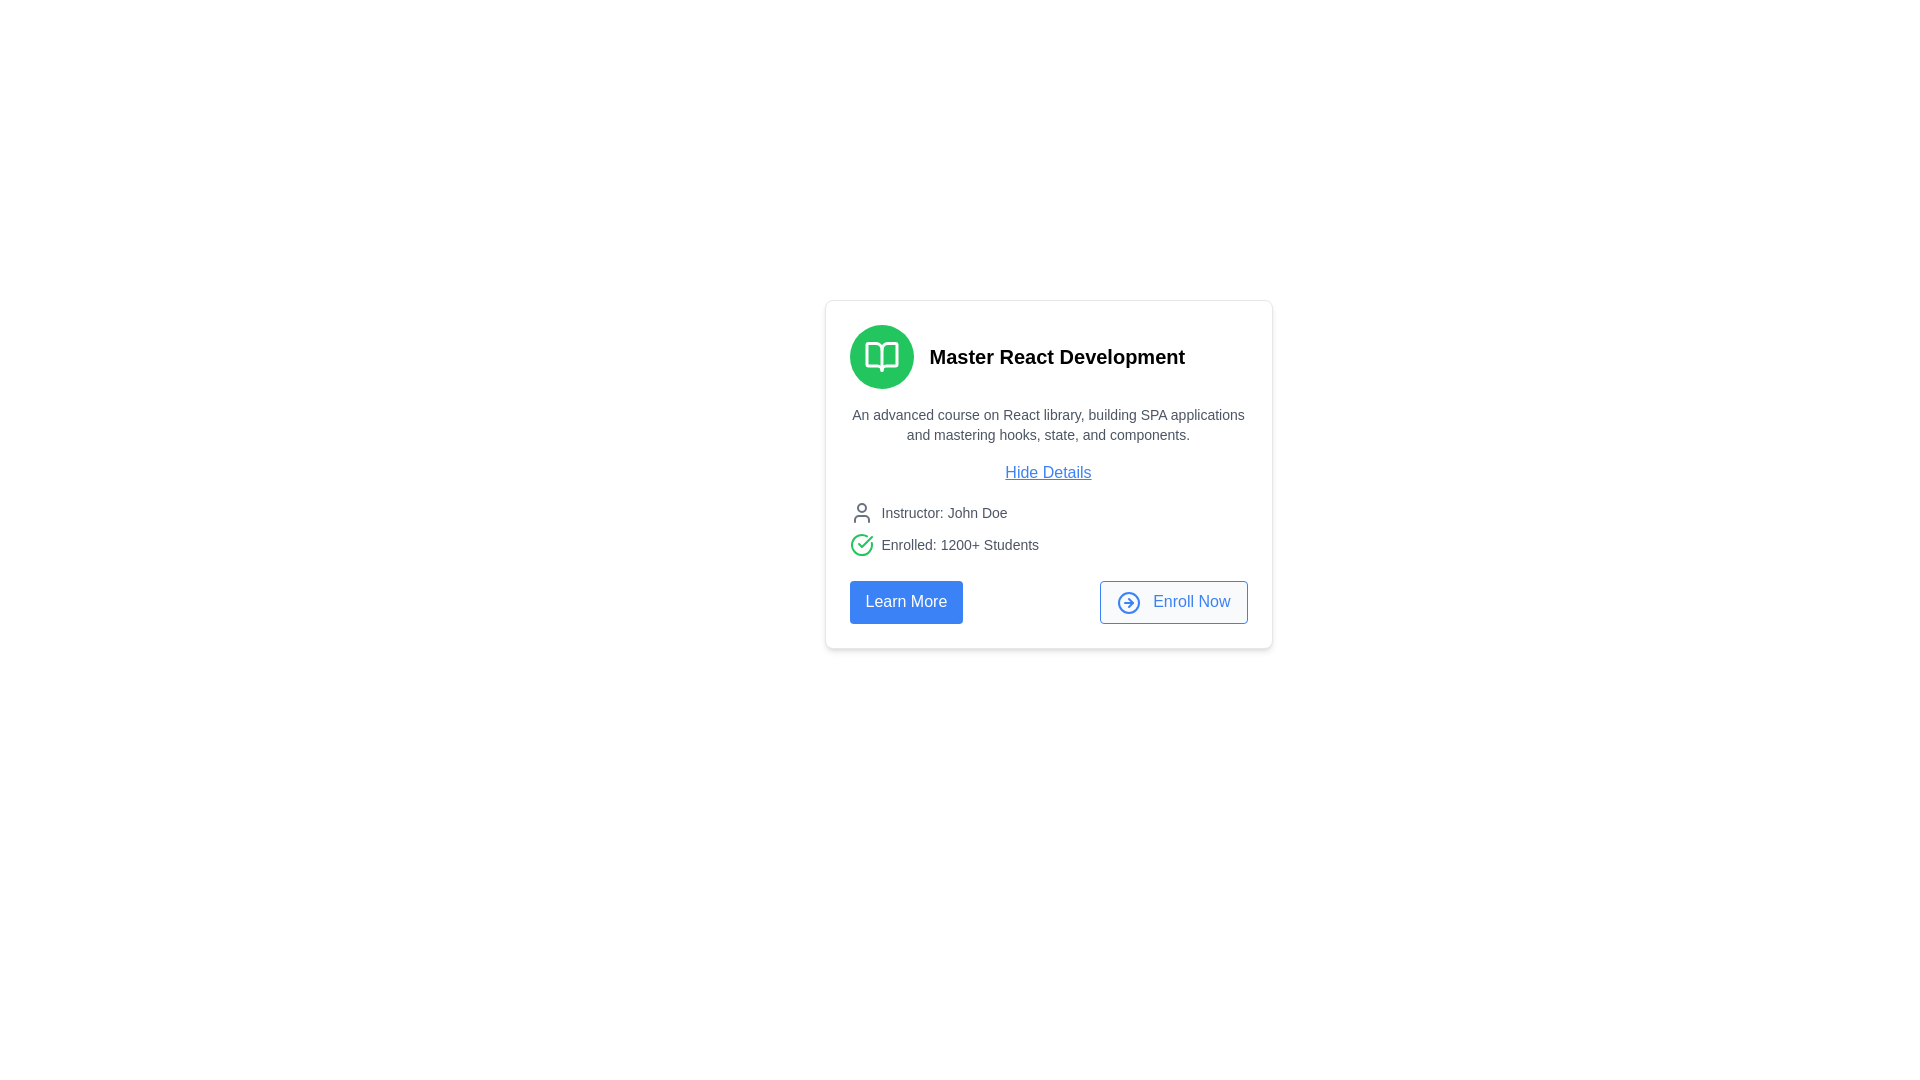 The width and height of the screenshot is (1920, 1080). What do you see at coordinates (861, 544) in the screenshot?
I see `the SVG graphic element indicating a status, located left of the descriptive text 'Enrolled: 1200+ Students'` at bounding box center [861, 544].